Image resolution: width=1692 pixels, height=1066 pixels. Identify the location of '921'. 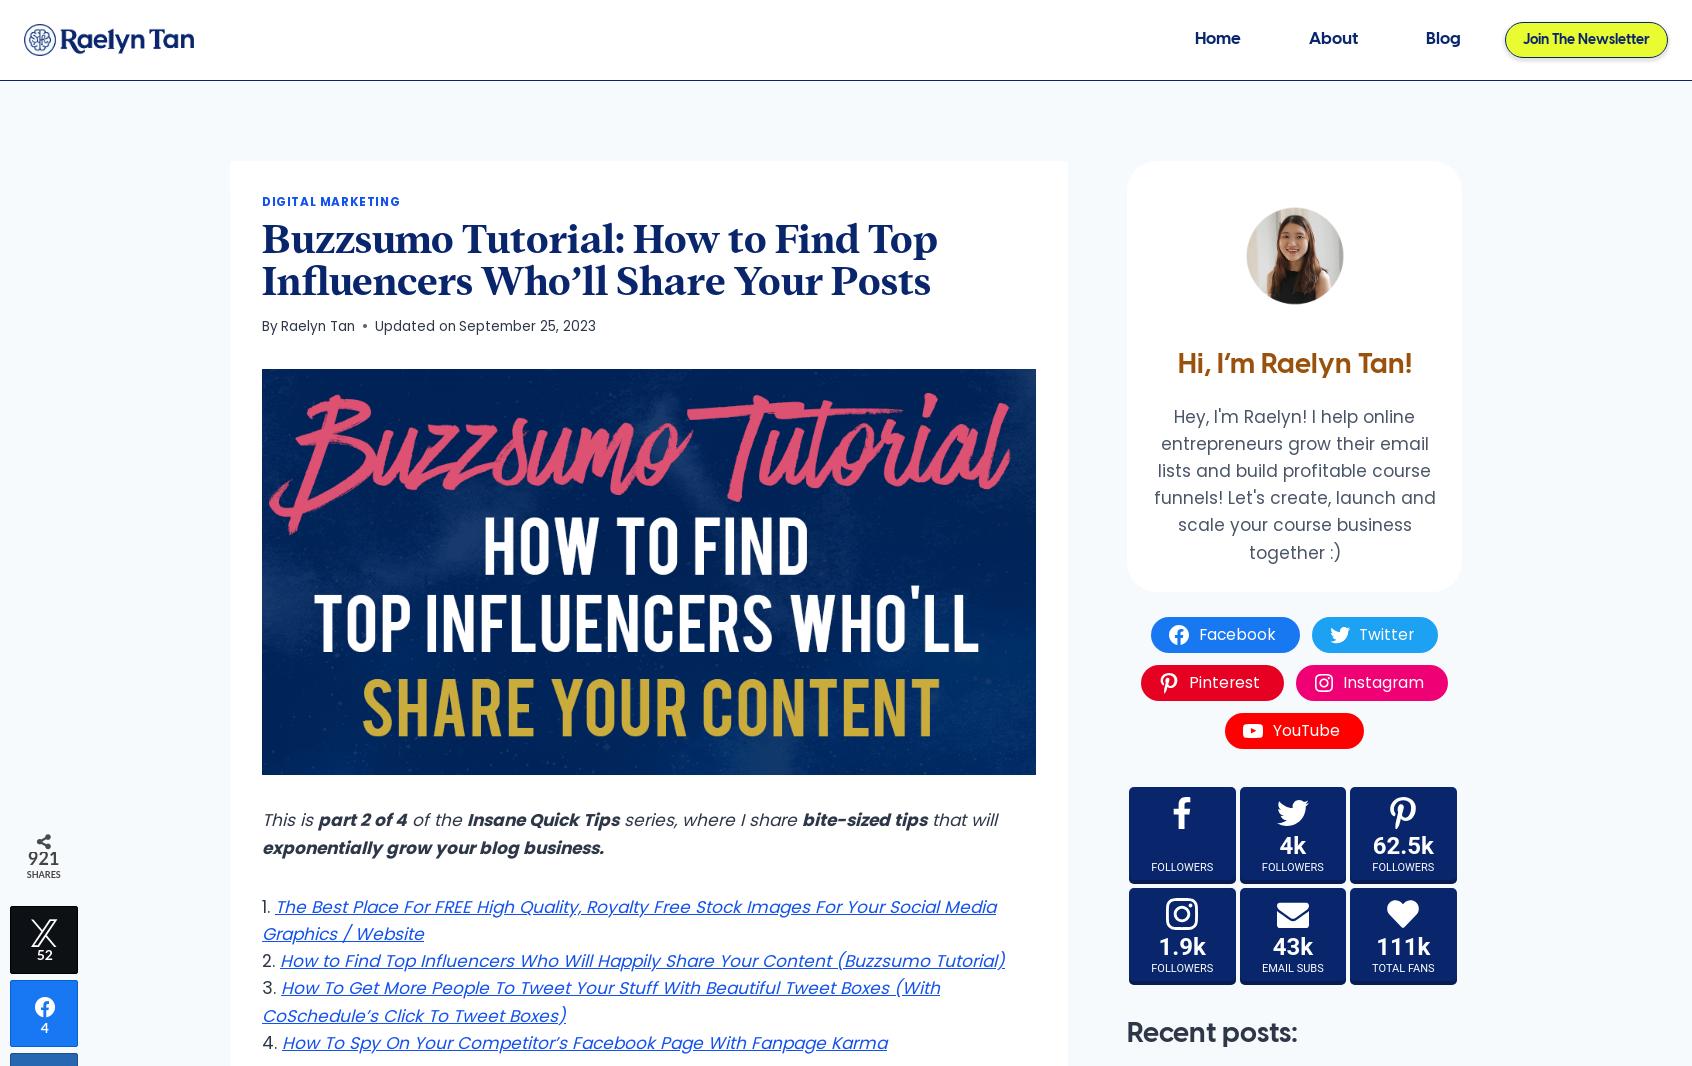
(26, 858).